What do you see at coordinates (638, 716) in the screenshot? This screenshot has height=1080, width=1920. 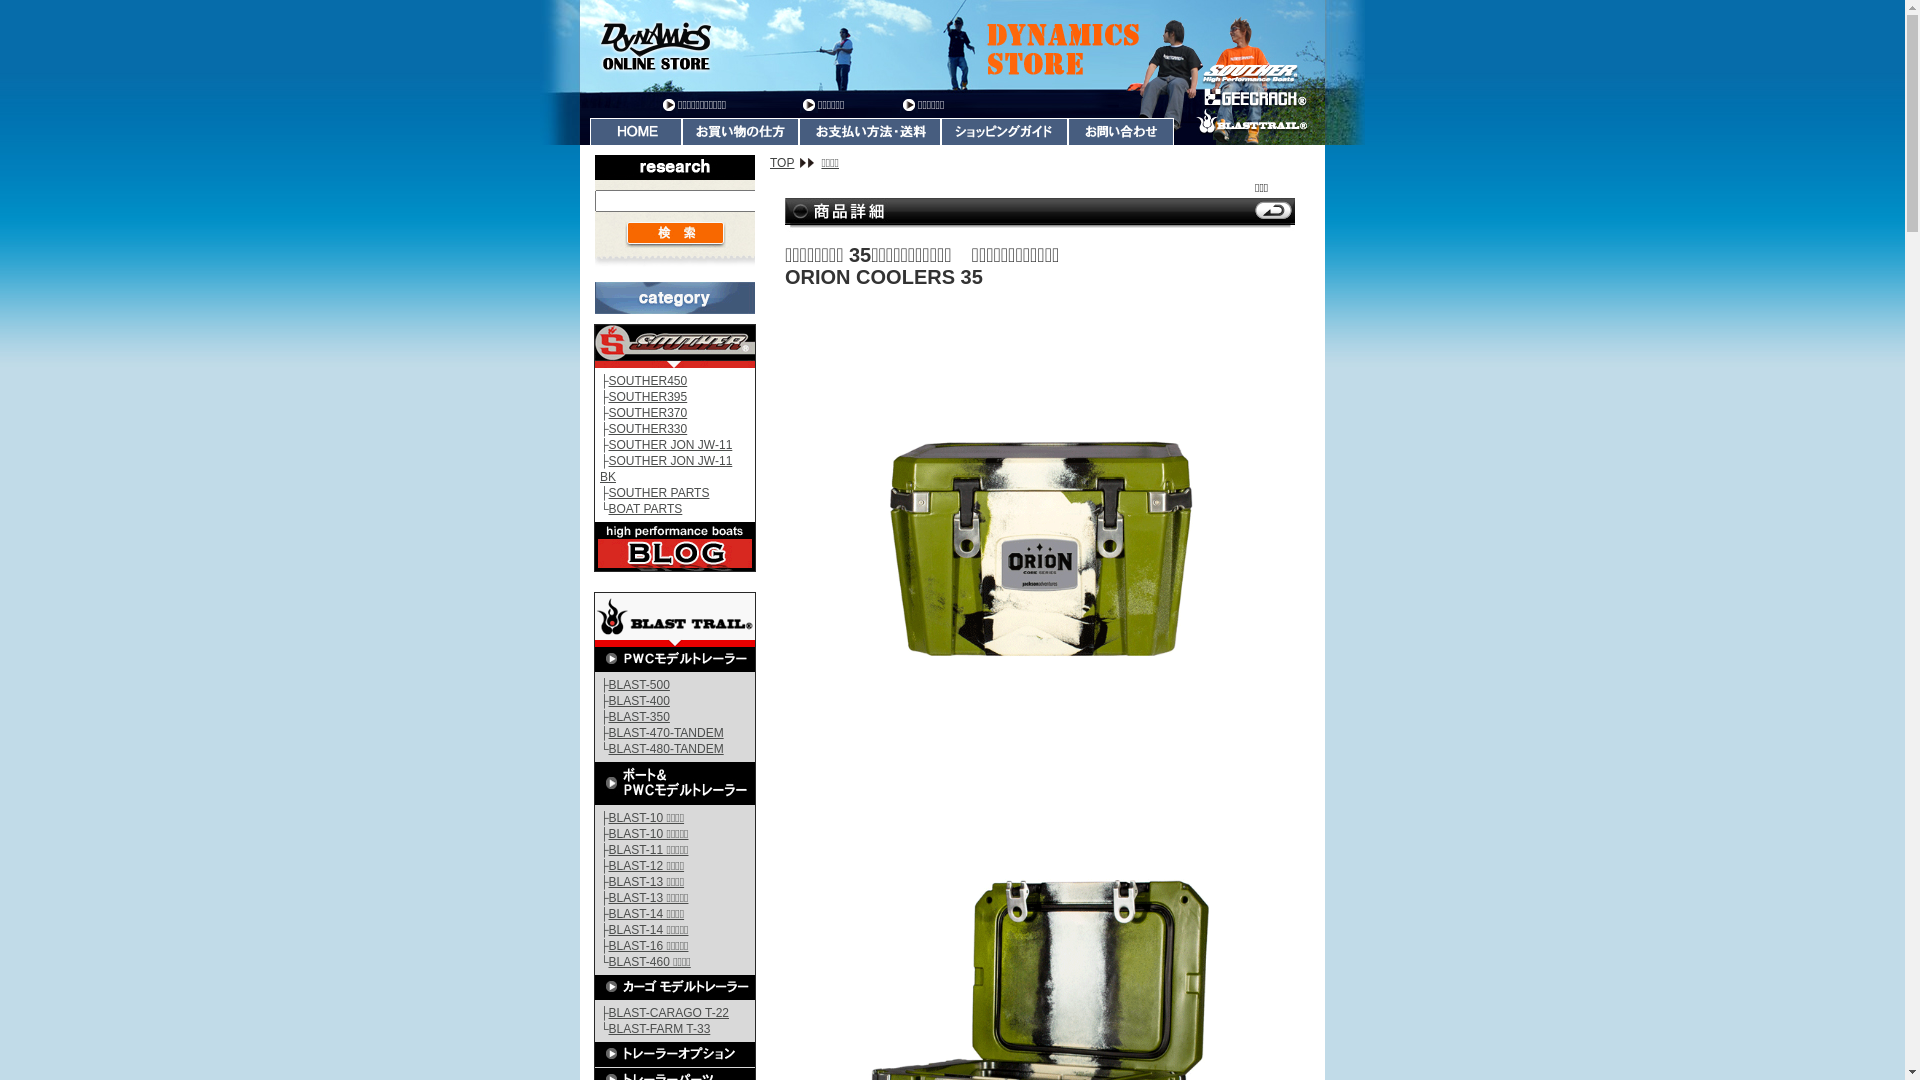 I see `'BLAST-350'` at bounding box center [638, 716].